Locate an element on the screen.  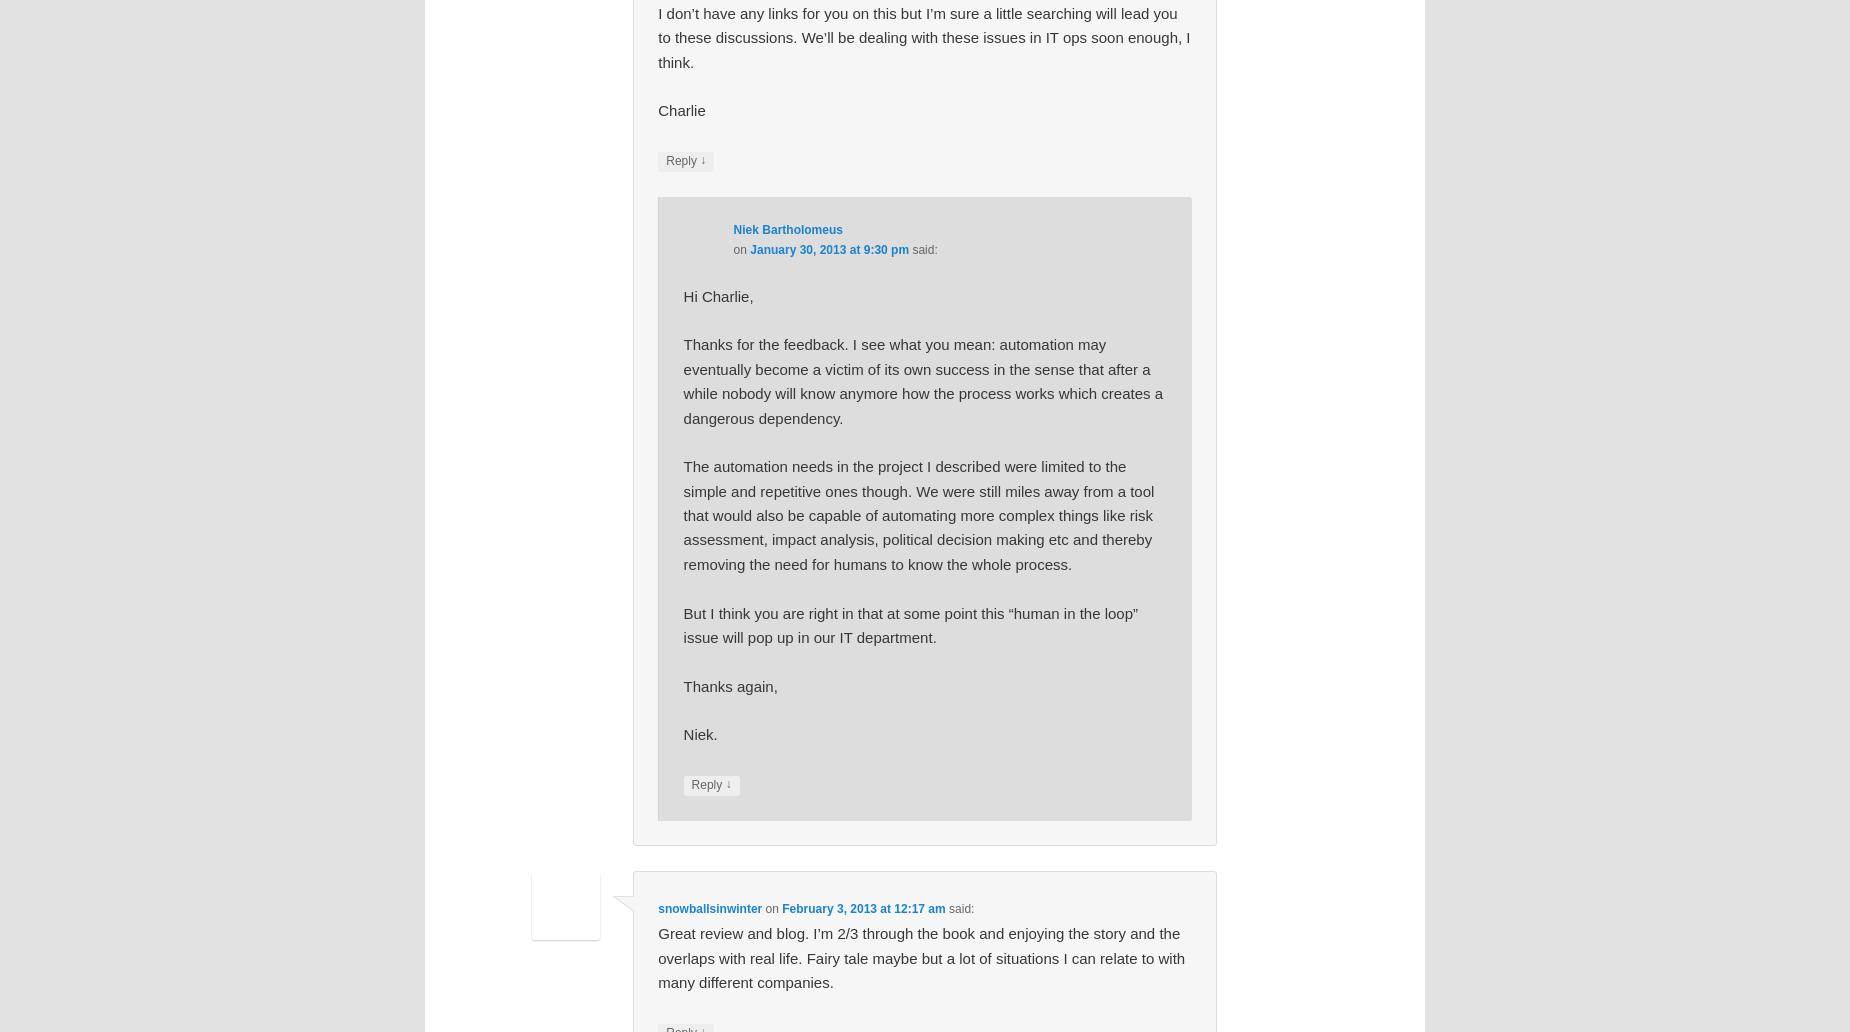
'Great review and blog.  I’m 2/3 through the book and enjoying the story and the overlaps with real life.  Fairy tale maybe but a lot of situations I can relate to with many different companies.' is located at coordinates (921, 957).